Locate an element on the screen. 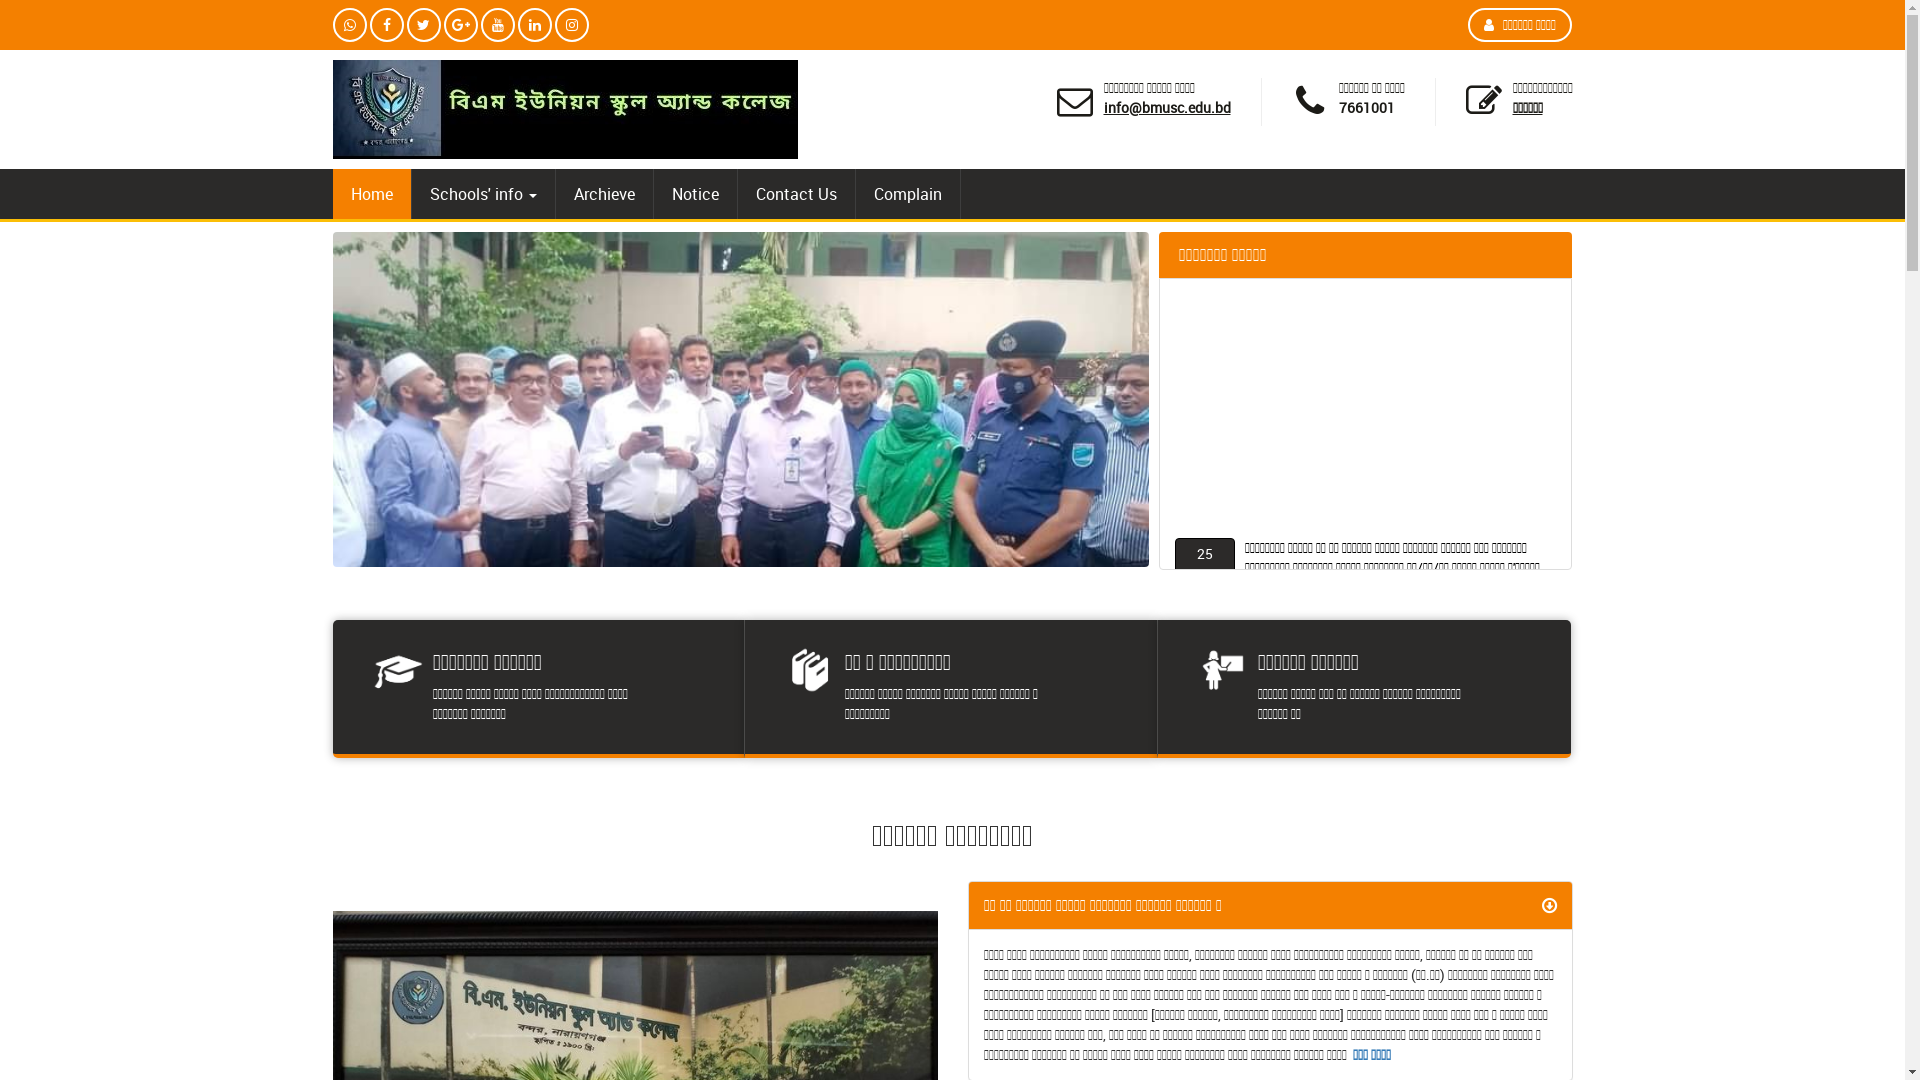 Image resolution: width=1920 pixels, height=1080 pixels. 'Complain' is located at coordinates (855, 193).